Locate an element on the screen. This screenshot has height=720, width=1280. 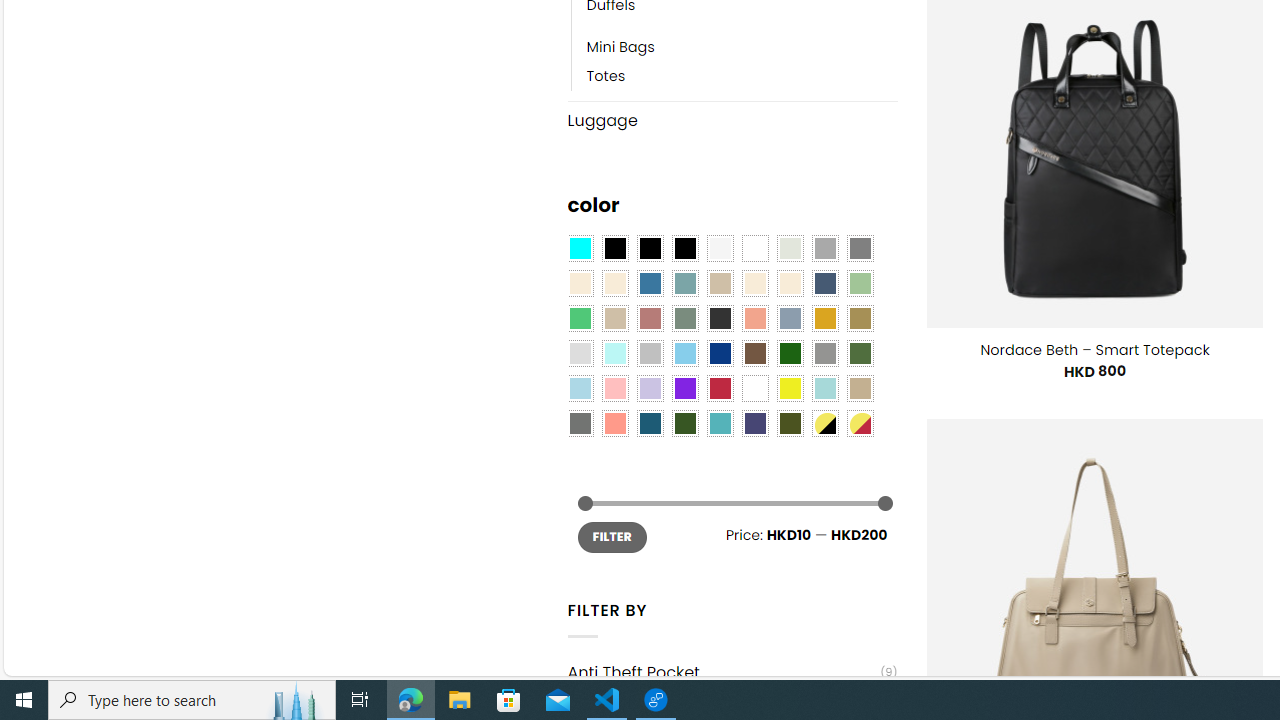
'Kelp' is located at coordinates (860, 317).